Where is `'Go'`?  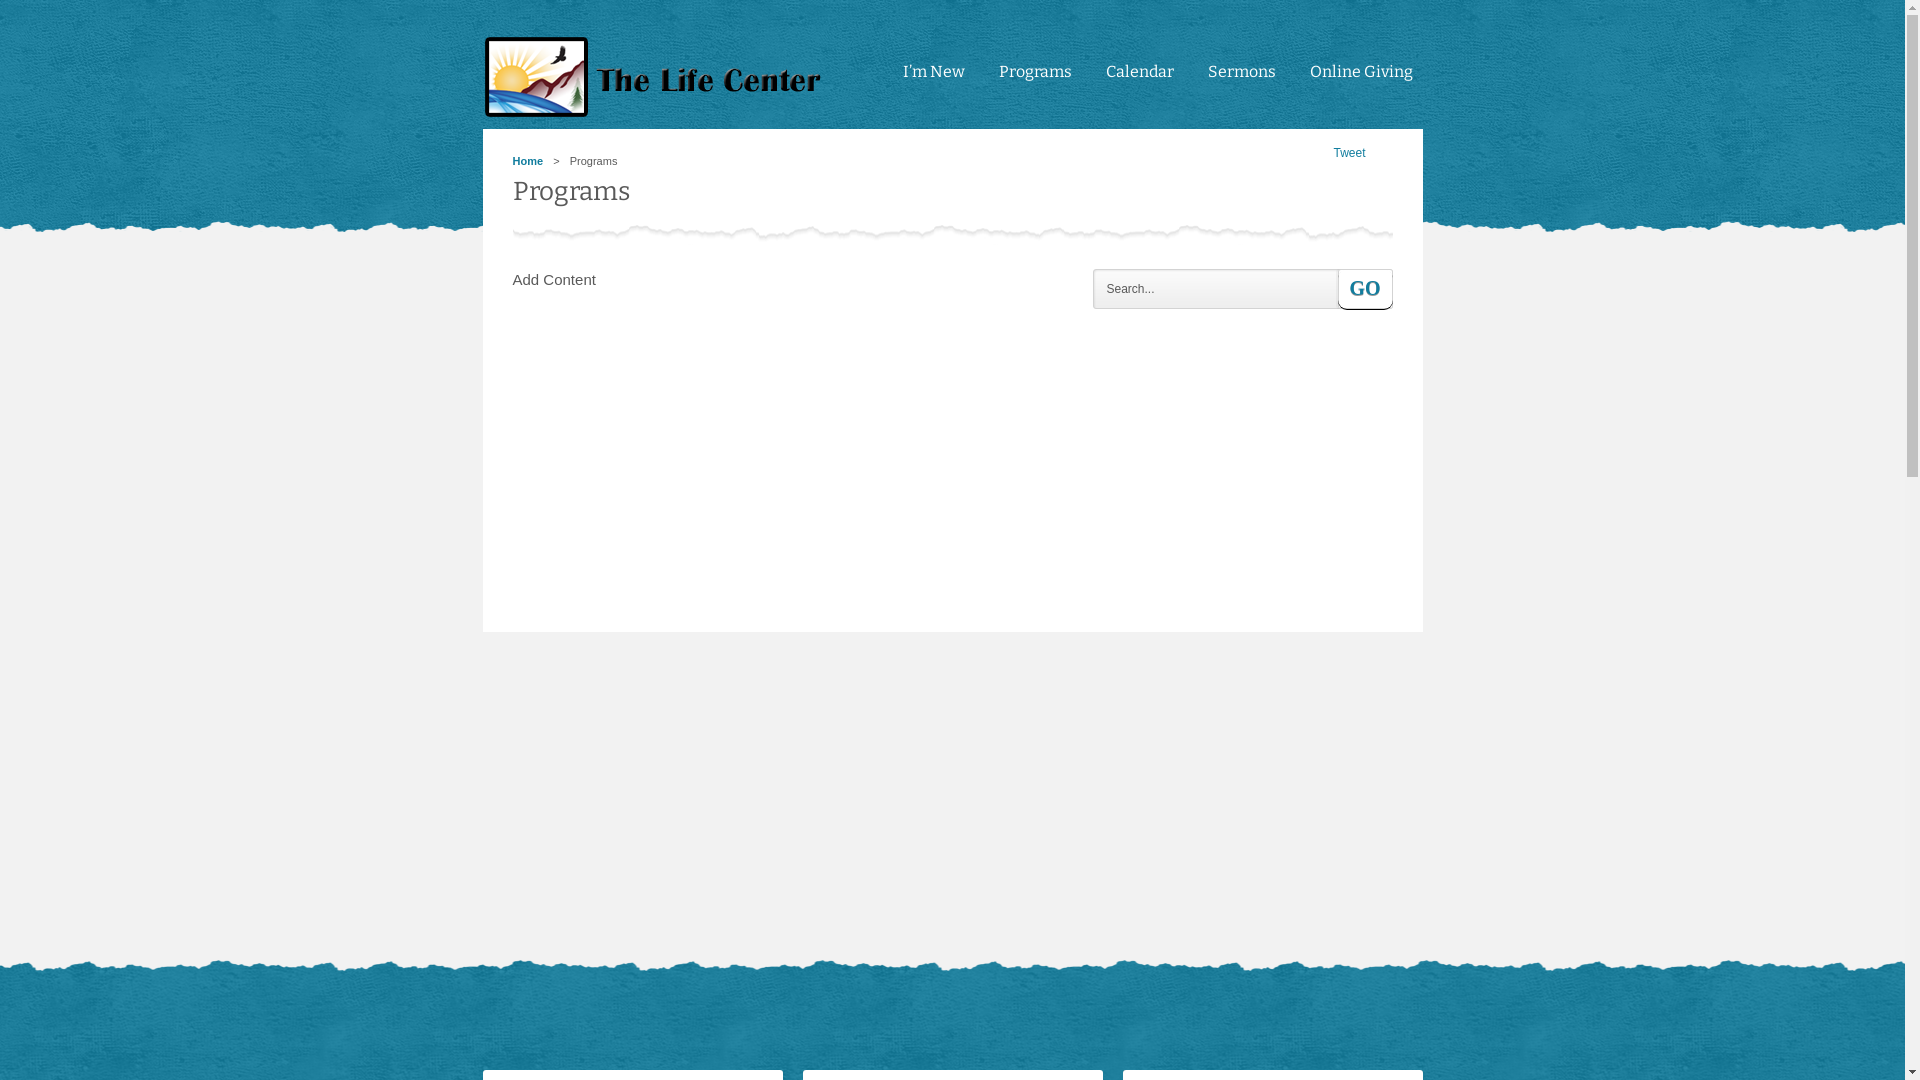
'Go' is located at coordinates (1364, 289).